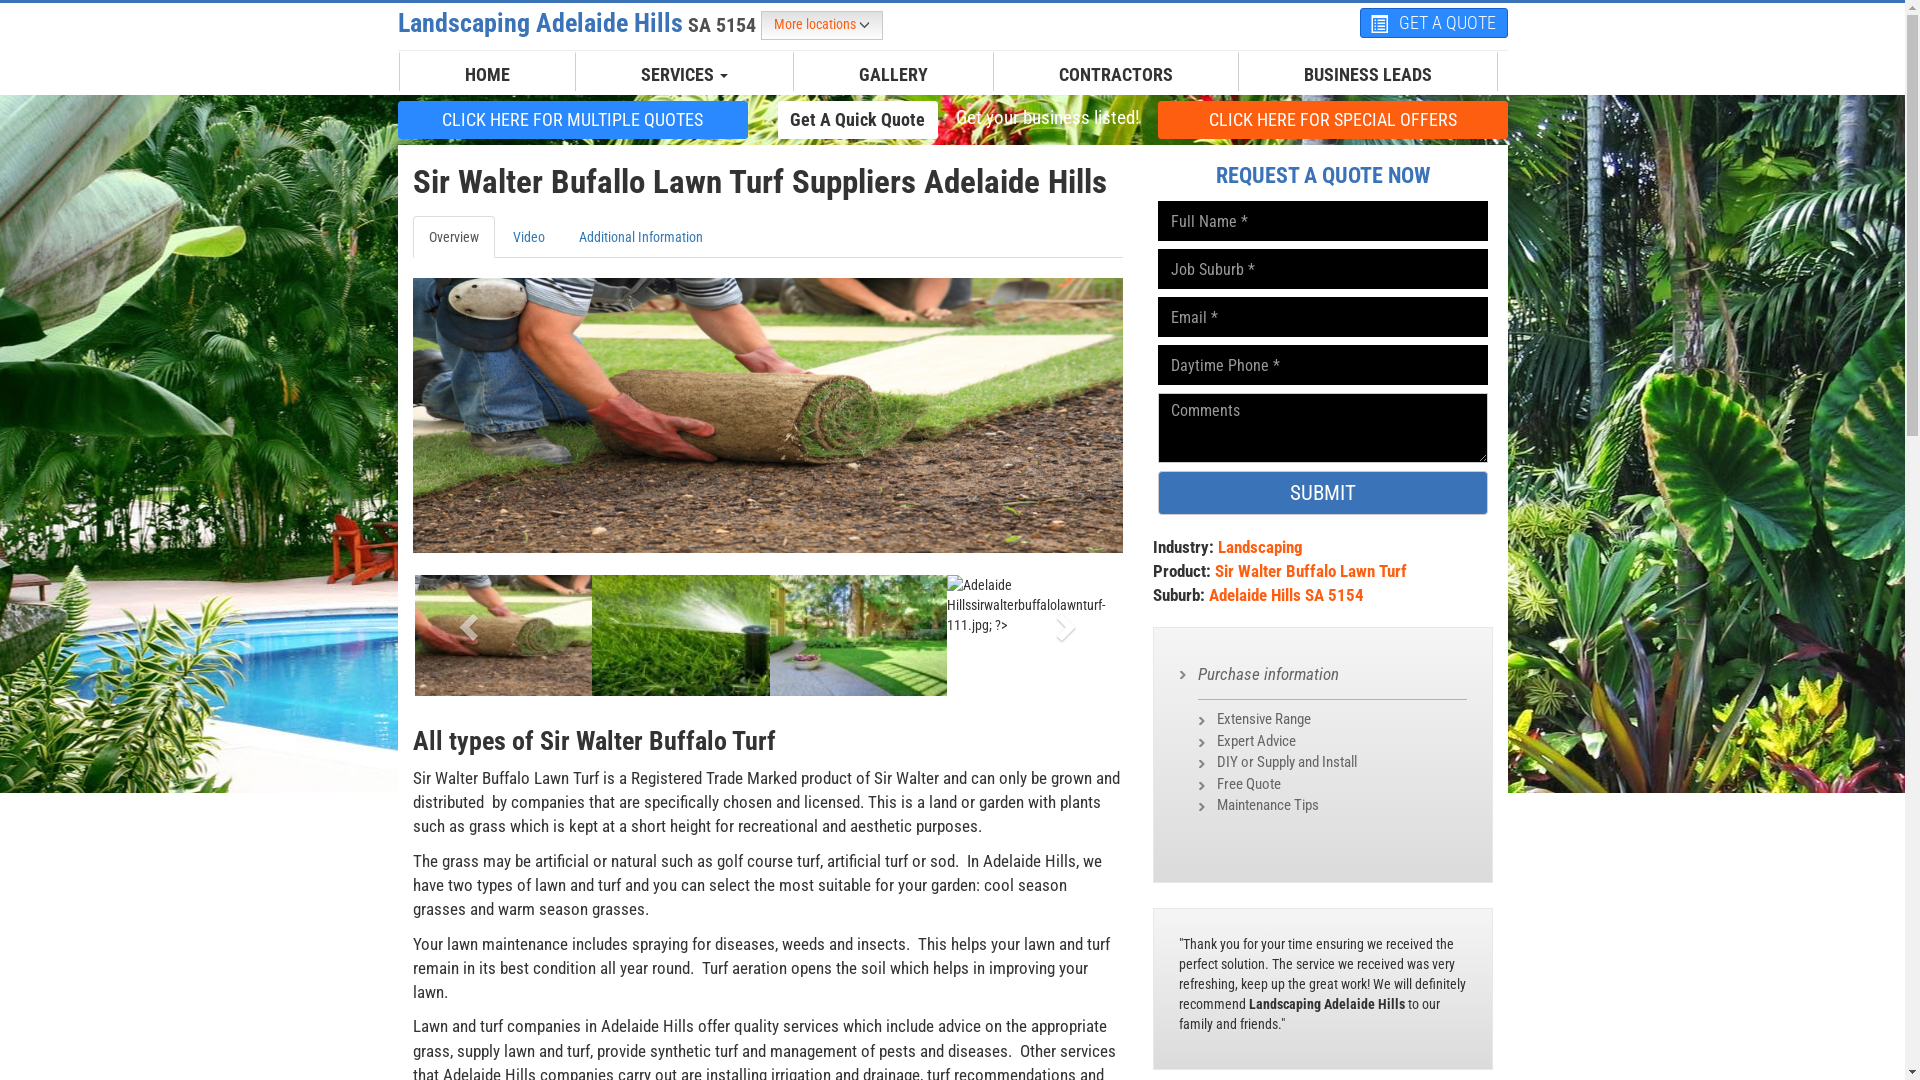 This screenshot has width=1920, height=1080. Describe the element at coordinates (1045, 118) in the screenshot. I see `'Get your business listed!'` at that location.